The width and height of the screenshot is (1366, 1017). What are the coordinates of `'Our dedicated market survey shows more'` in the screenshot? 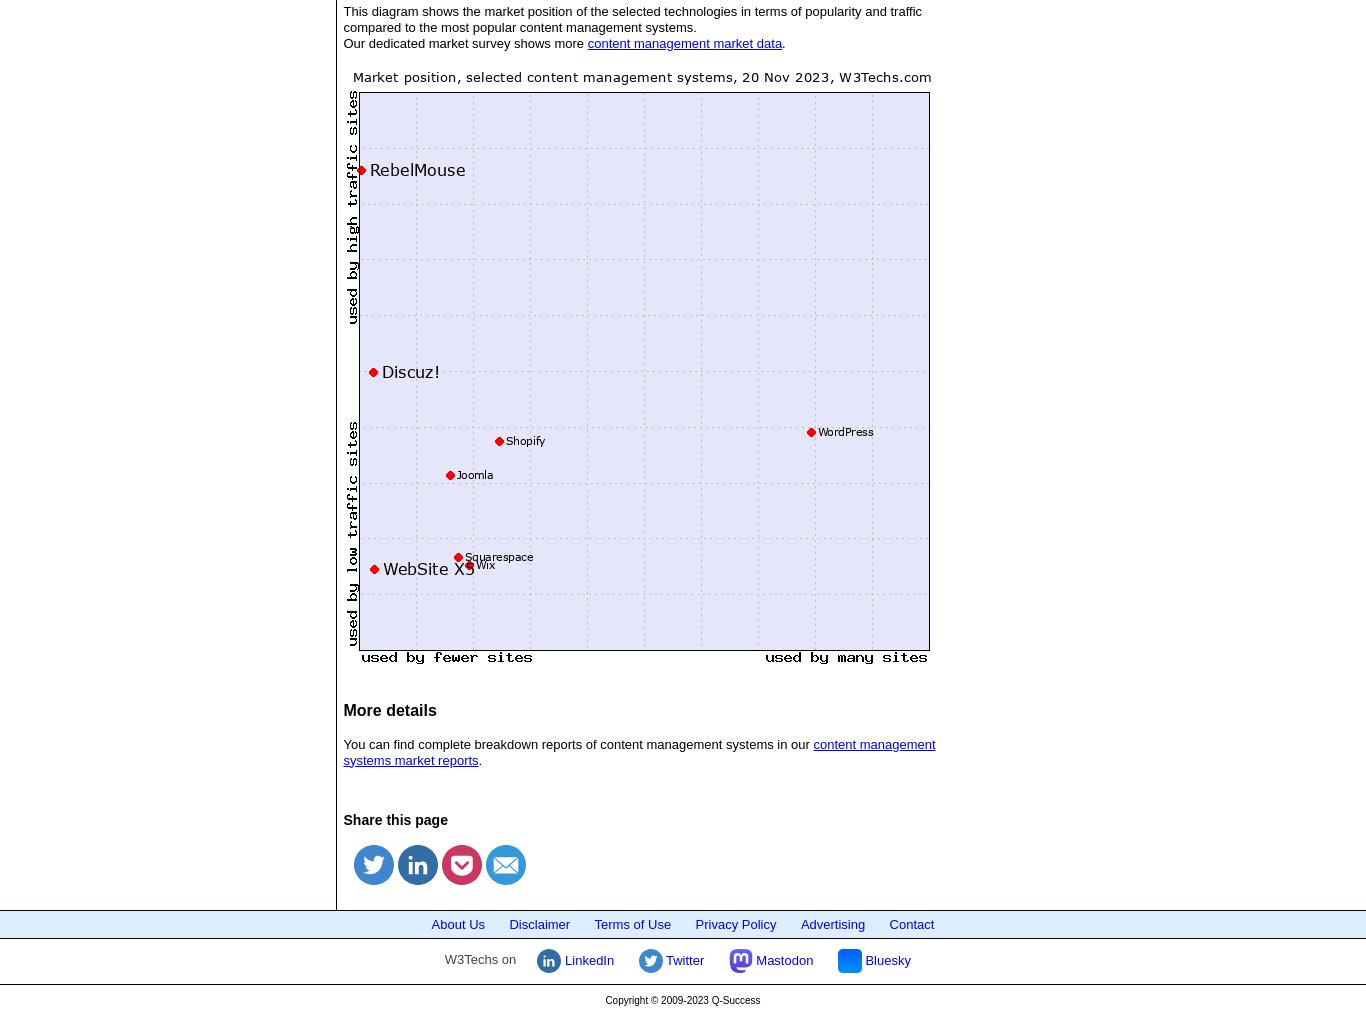 It's located at (464, 41).